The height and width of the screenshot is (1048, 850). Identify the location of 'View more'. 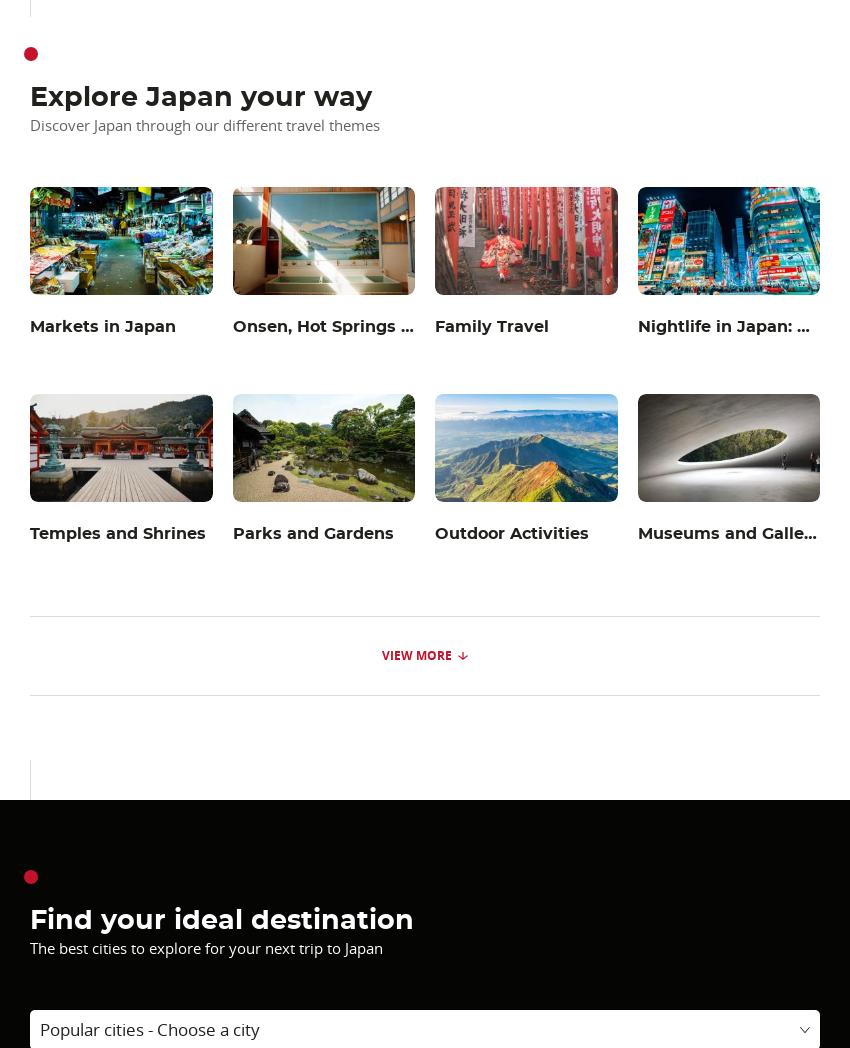
(417, 653).